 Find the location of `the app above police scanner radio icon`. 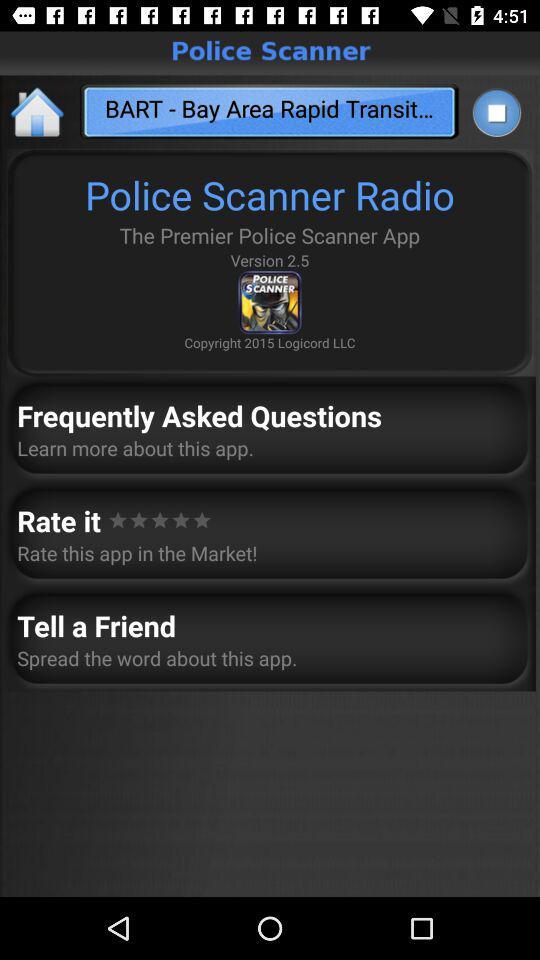

the app above police scanner radio icon is located at coordinates (495, 112).